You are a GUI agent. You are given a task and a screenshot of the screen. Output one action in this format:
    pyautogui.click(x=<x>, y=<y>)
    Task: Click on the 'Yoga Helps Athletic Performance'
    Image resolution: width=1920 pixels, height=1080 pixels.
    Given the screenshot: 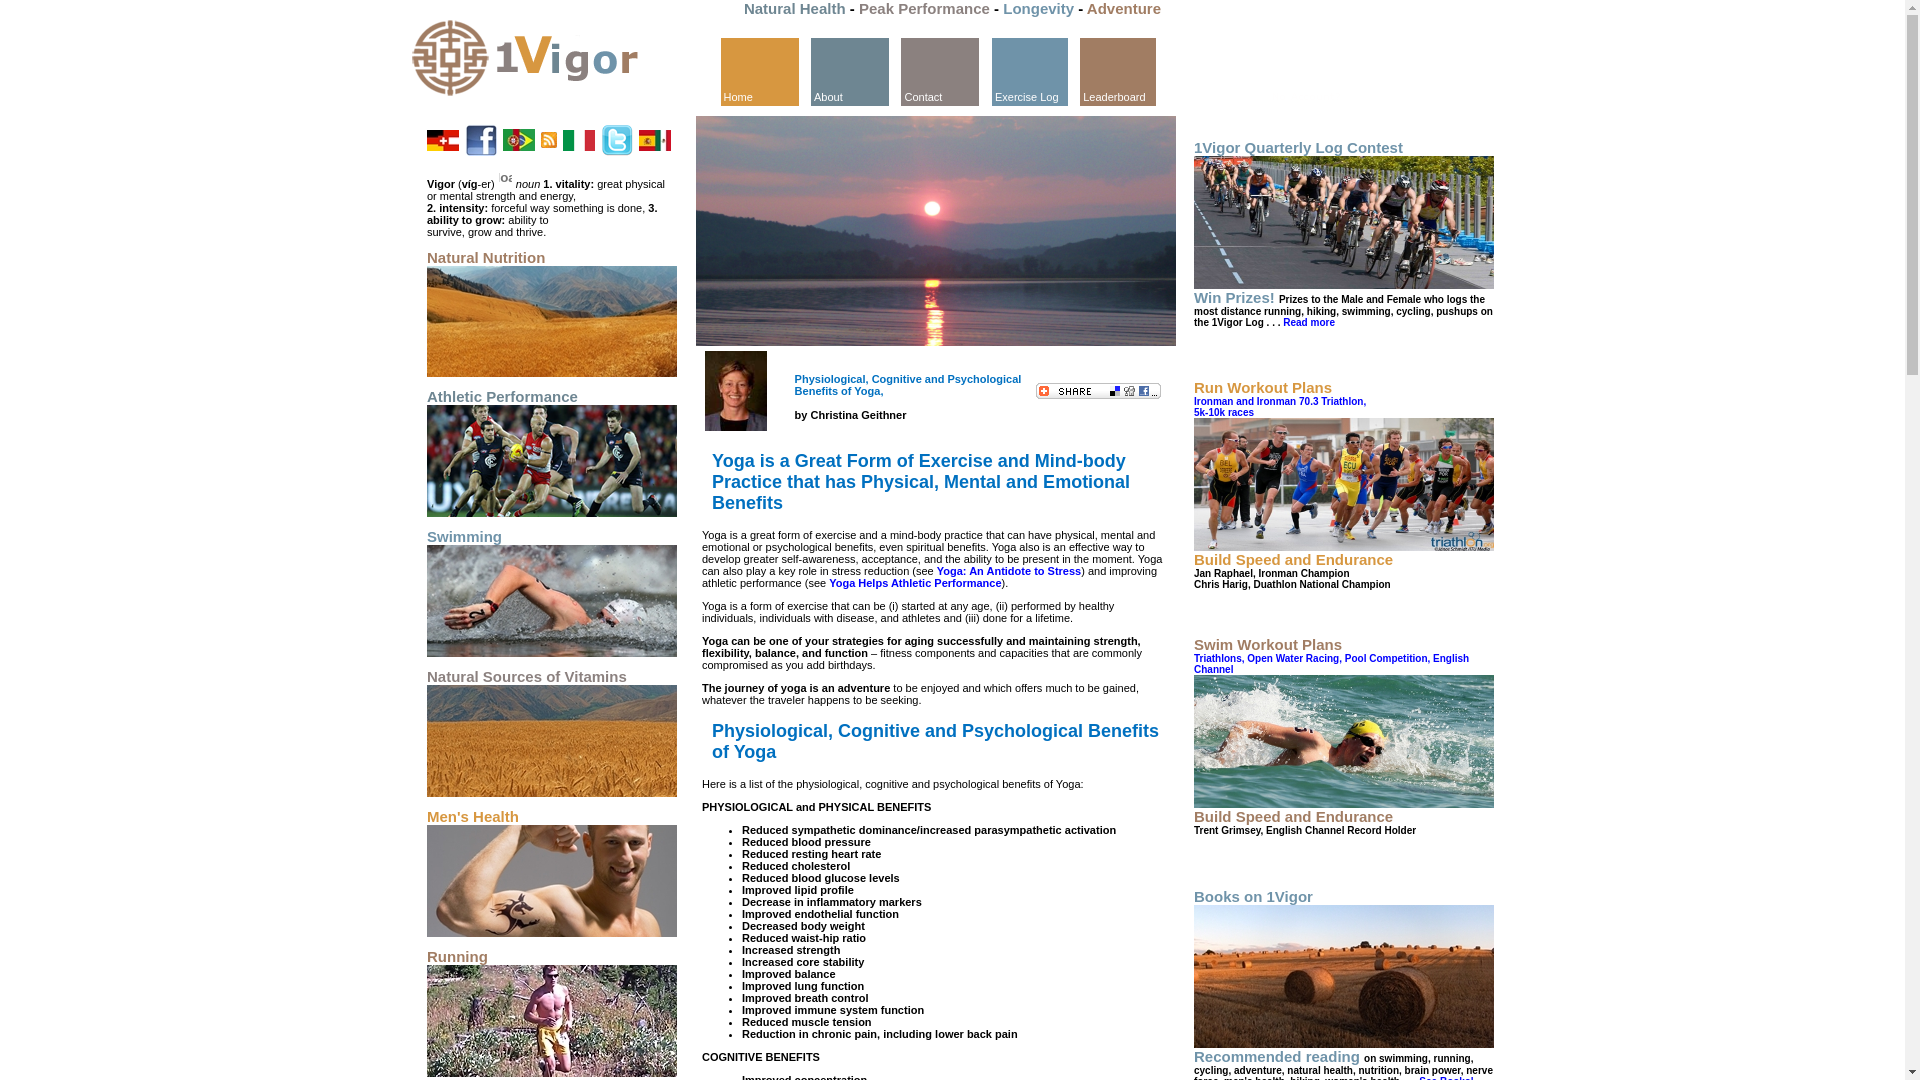 What is the action you would take?
    pyautogui.click(x=914, y=582)
    